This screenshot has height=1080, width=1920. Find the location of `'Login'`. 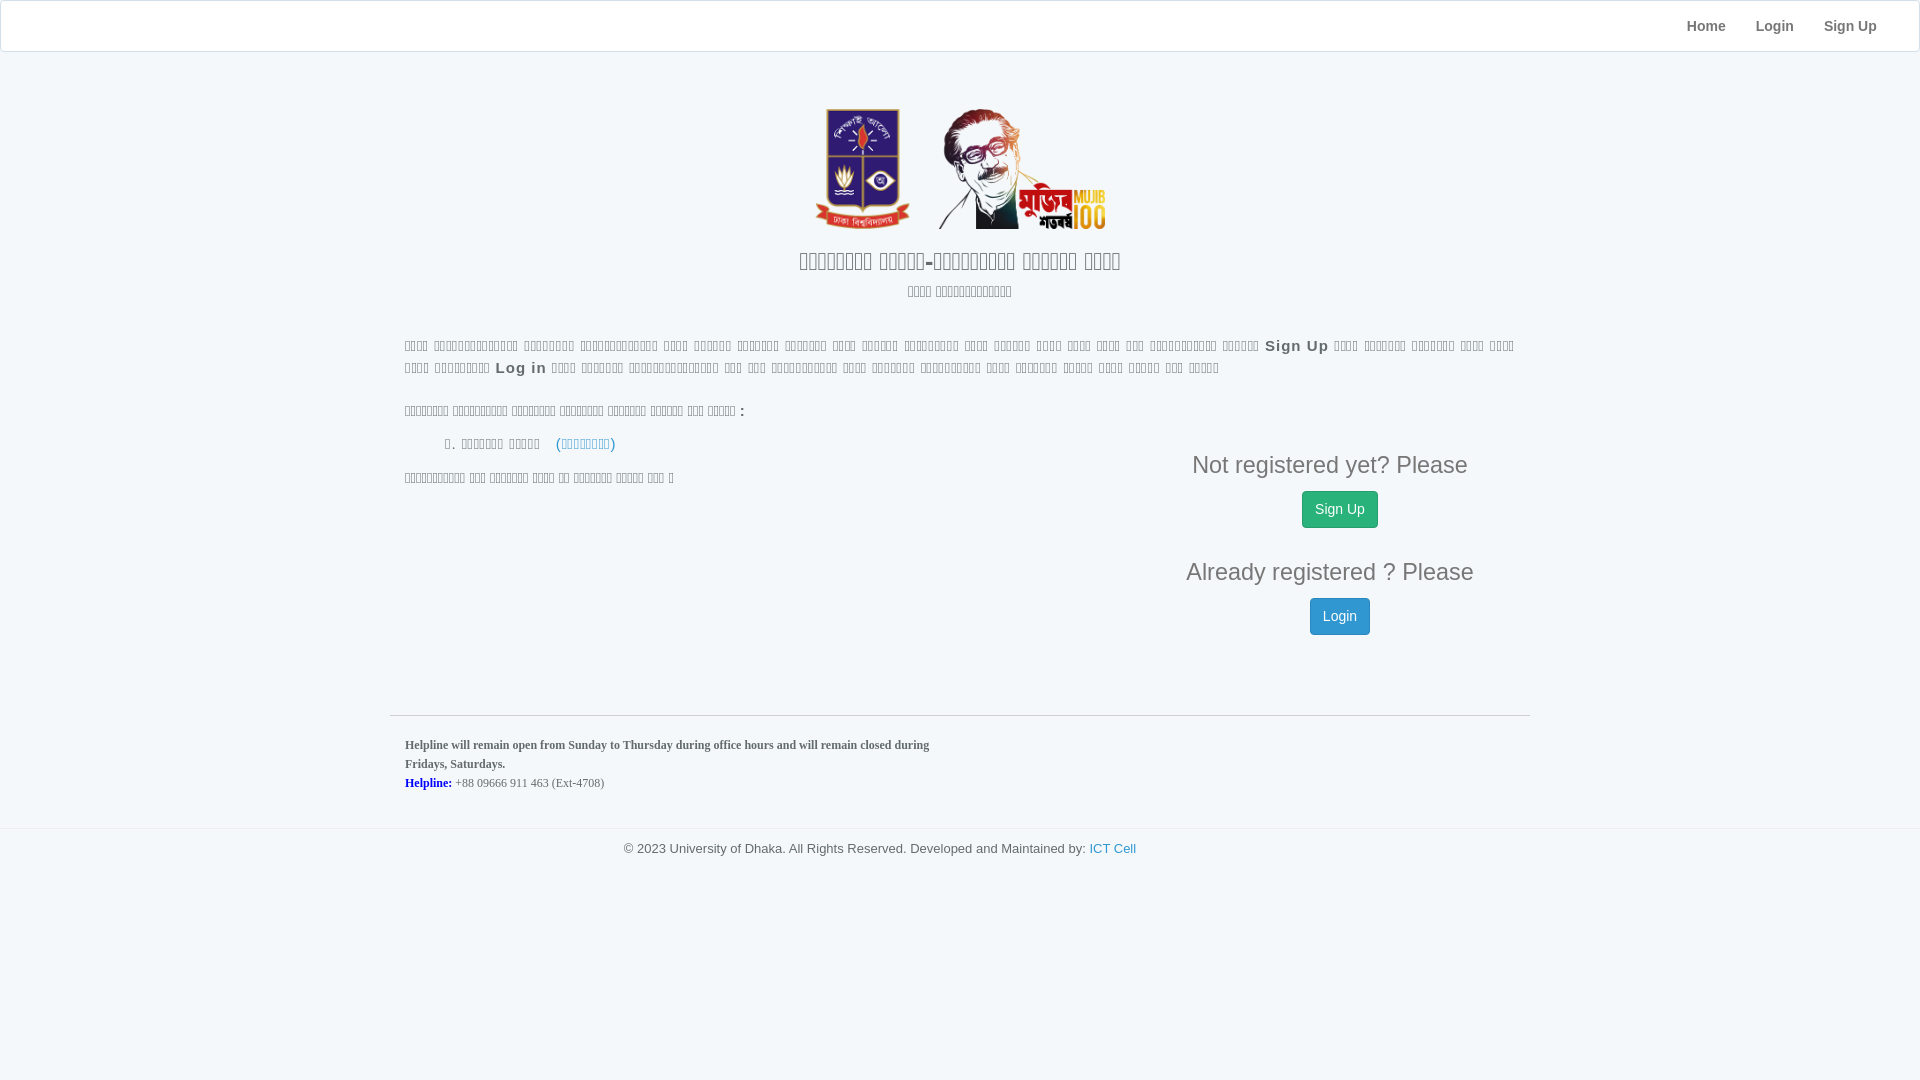

'Login' is located at coordinates (1740, 26).